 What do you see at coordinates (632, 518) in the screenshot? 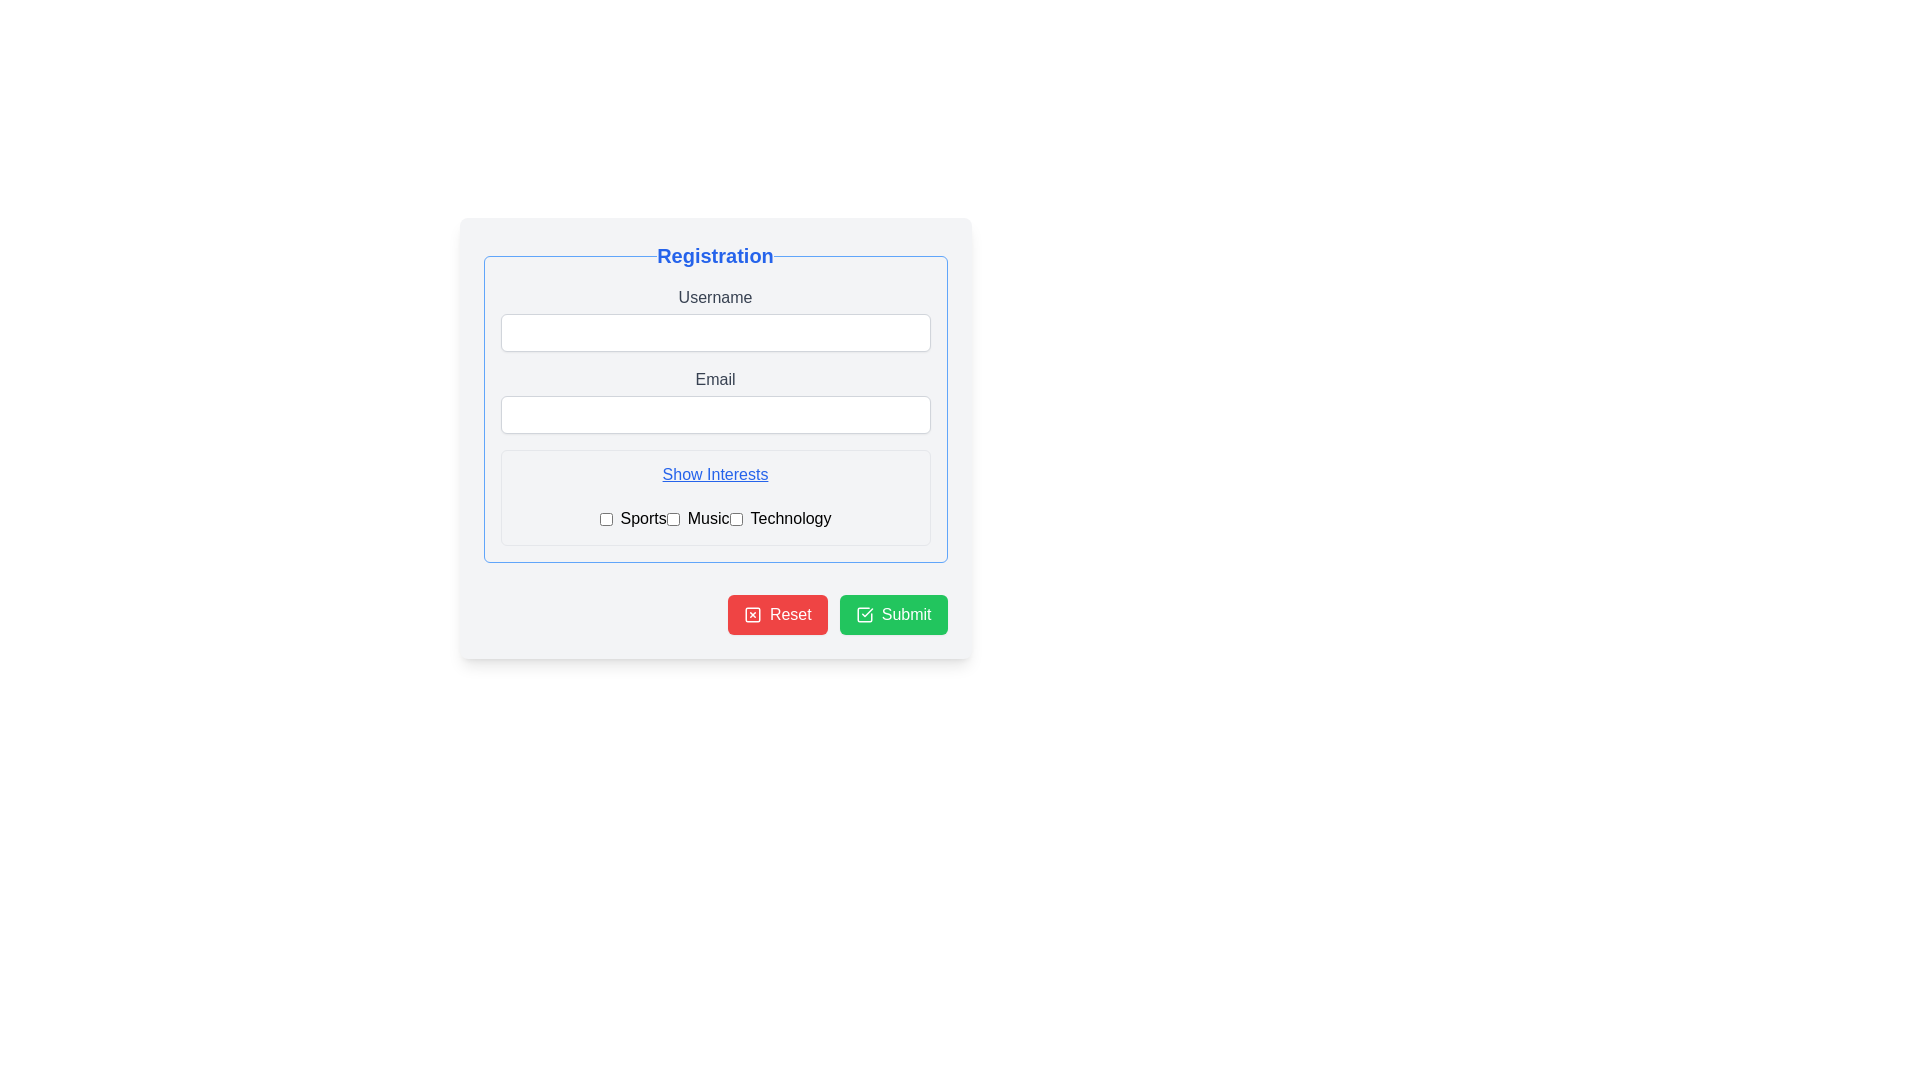
I see `the checkbox next to the 'Sports' label` at bounding box center [632, 518].